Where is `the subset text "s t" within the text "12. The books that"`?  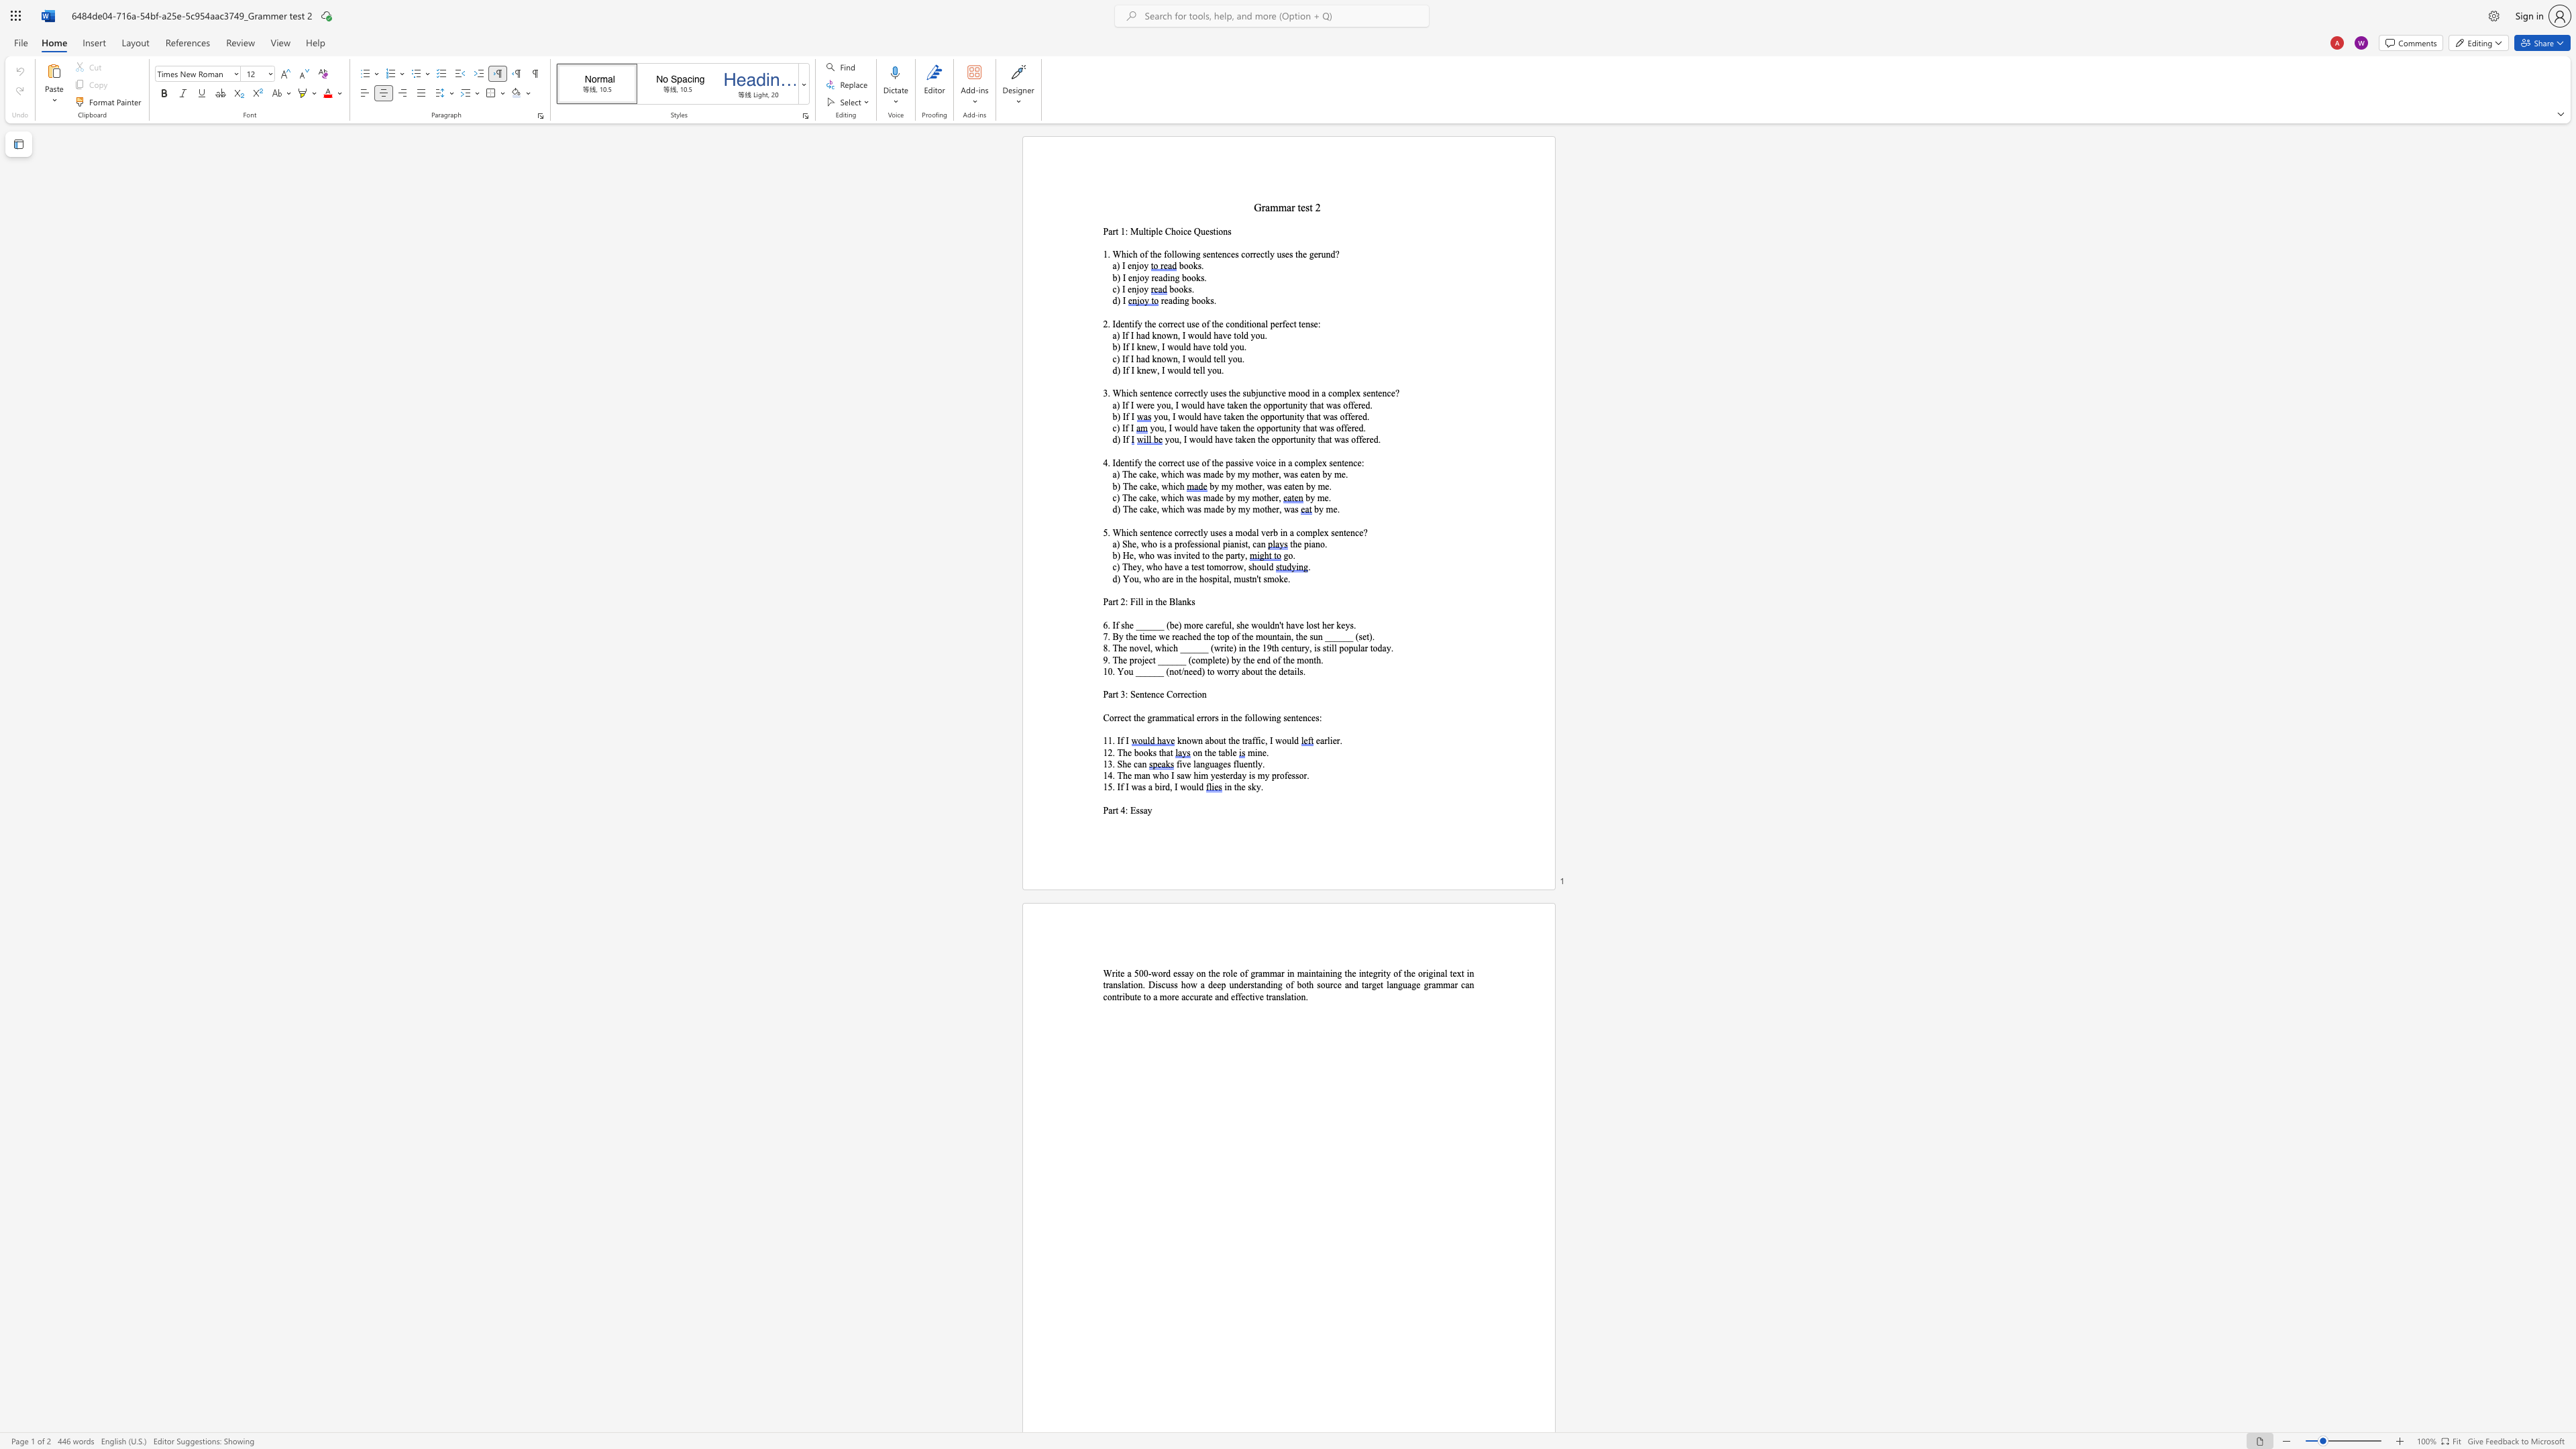
the subset text "s t" within the text "12. The books that" is located at coordinates (1152, 752).